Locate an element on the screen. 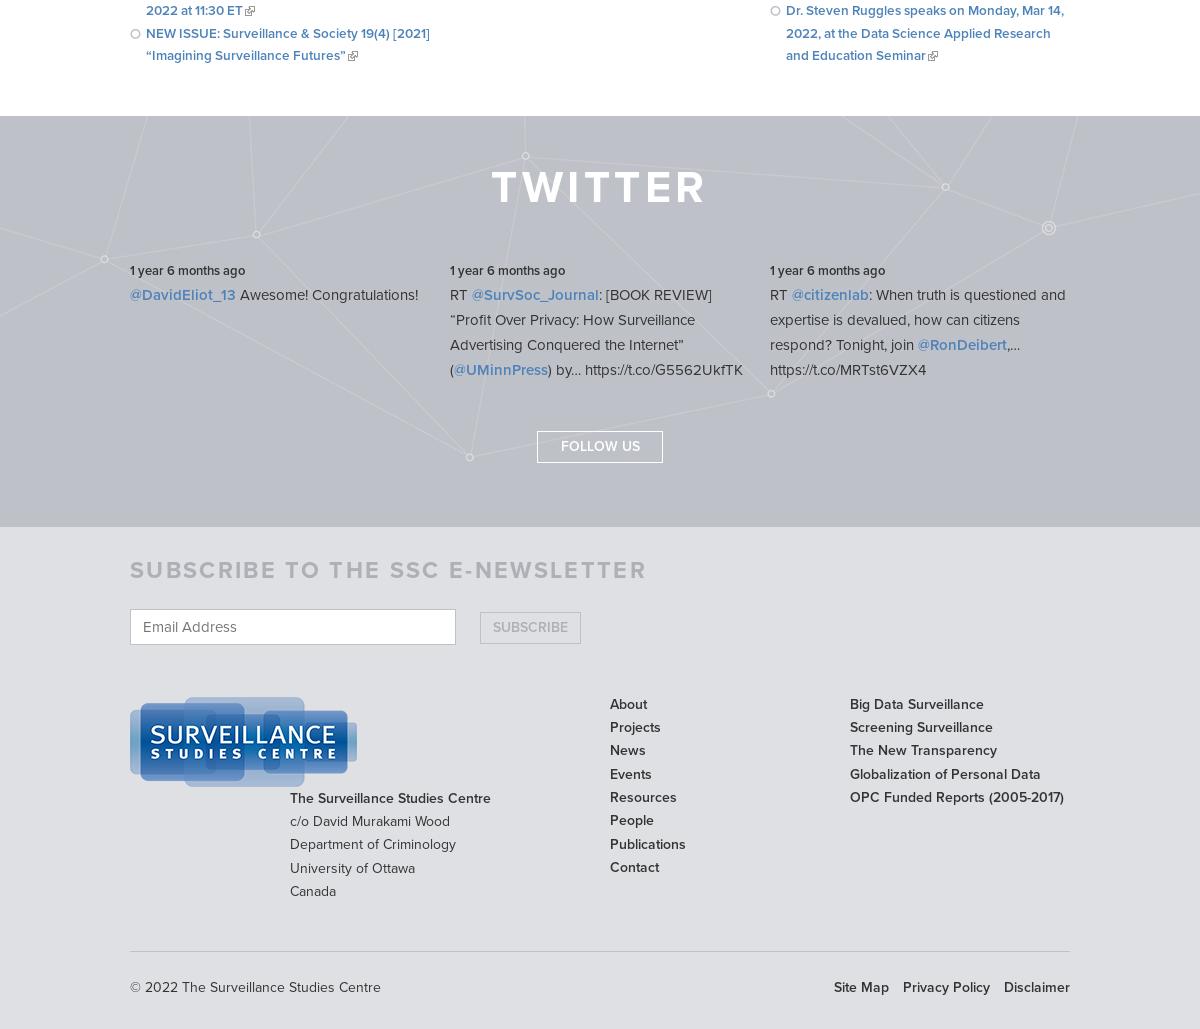 Image resolution: width=1200 pixels, height=1029 pixels. 'News' is located at coordinates (627, 750).